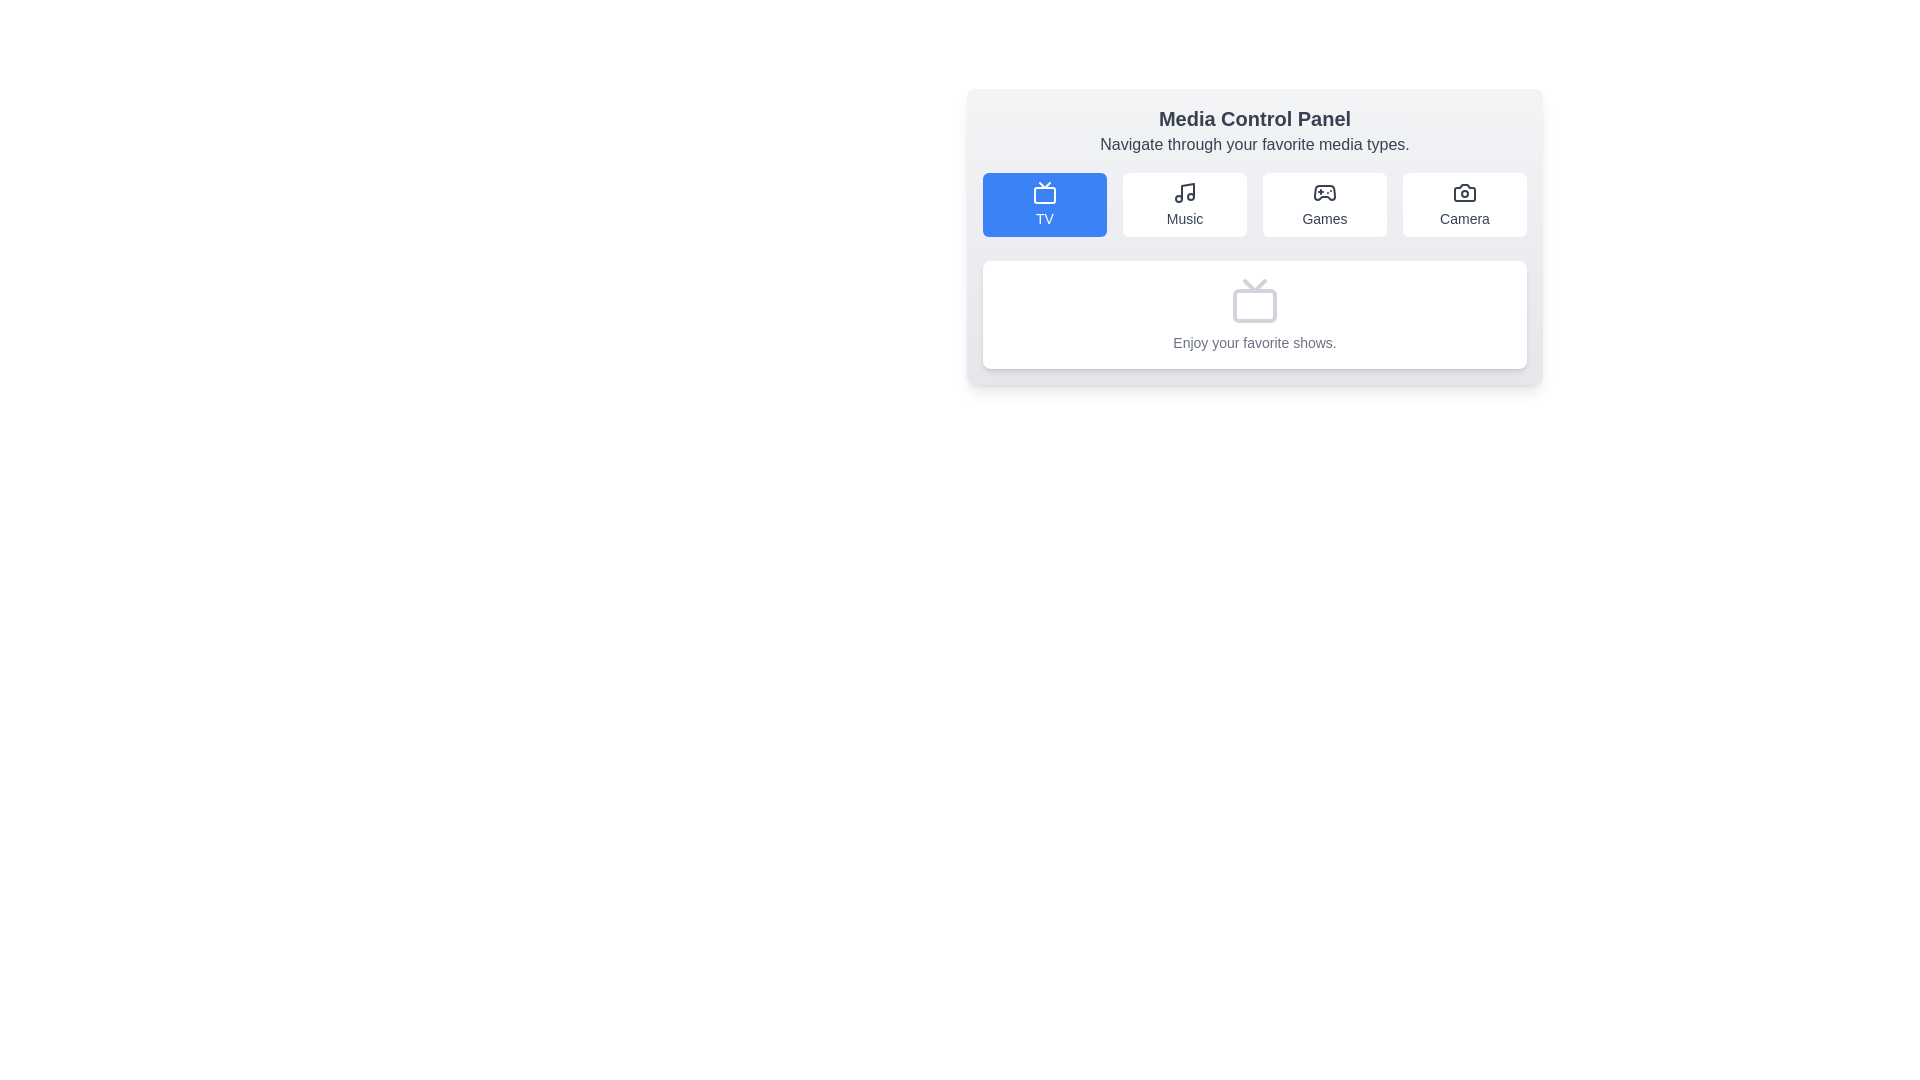 The height and width of the screenshot is (1080, 1920). What do you see at coordinates (1185, 192) in the screenshot?
I see `the musical note icon located under the 'Music' label in the media control panel` at bounding box center [1185, 192].